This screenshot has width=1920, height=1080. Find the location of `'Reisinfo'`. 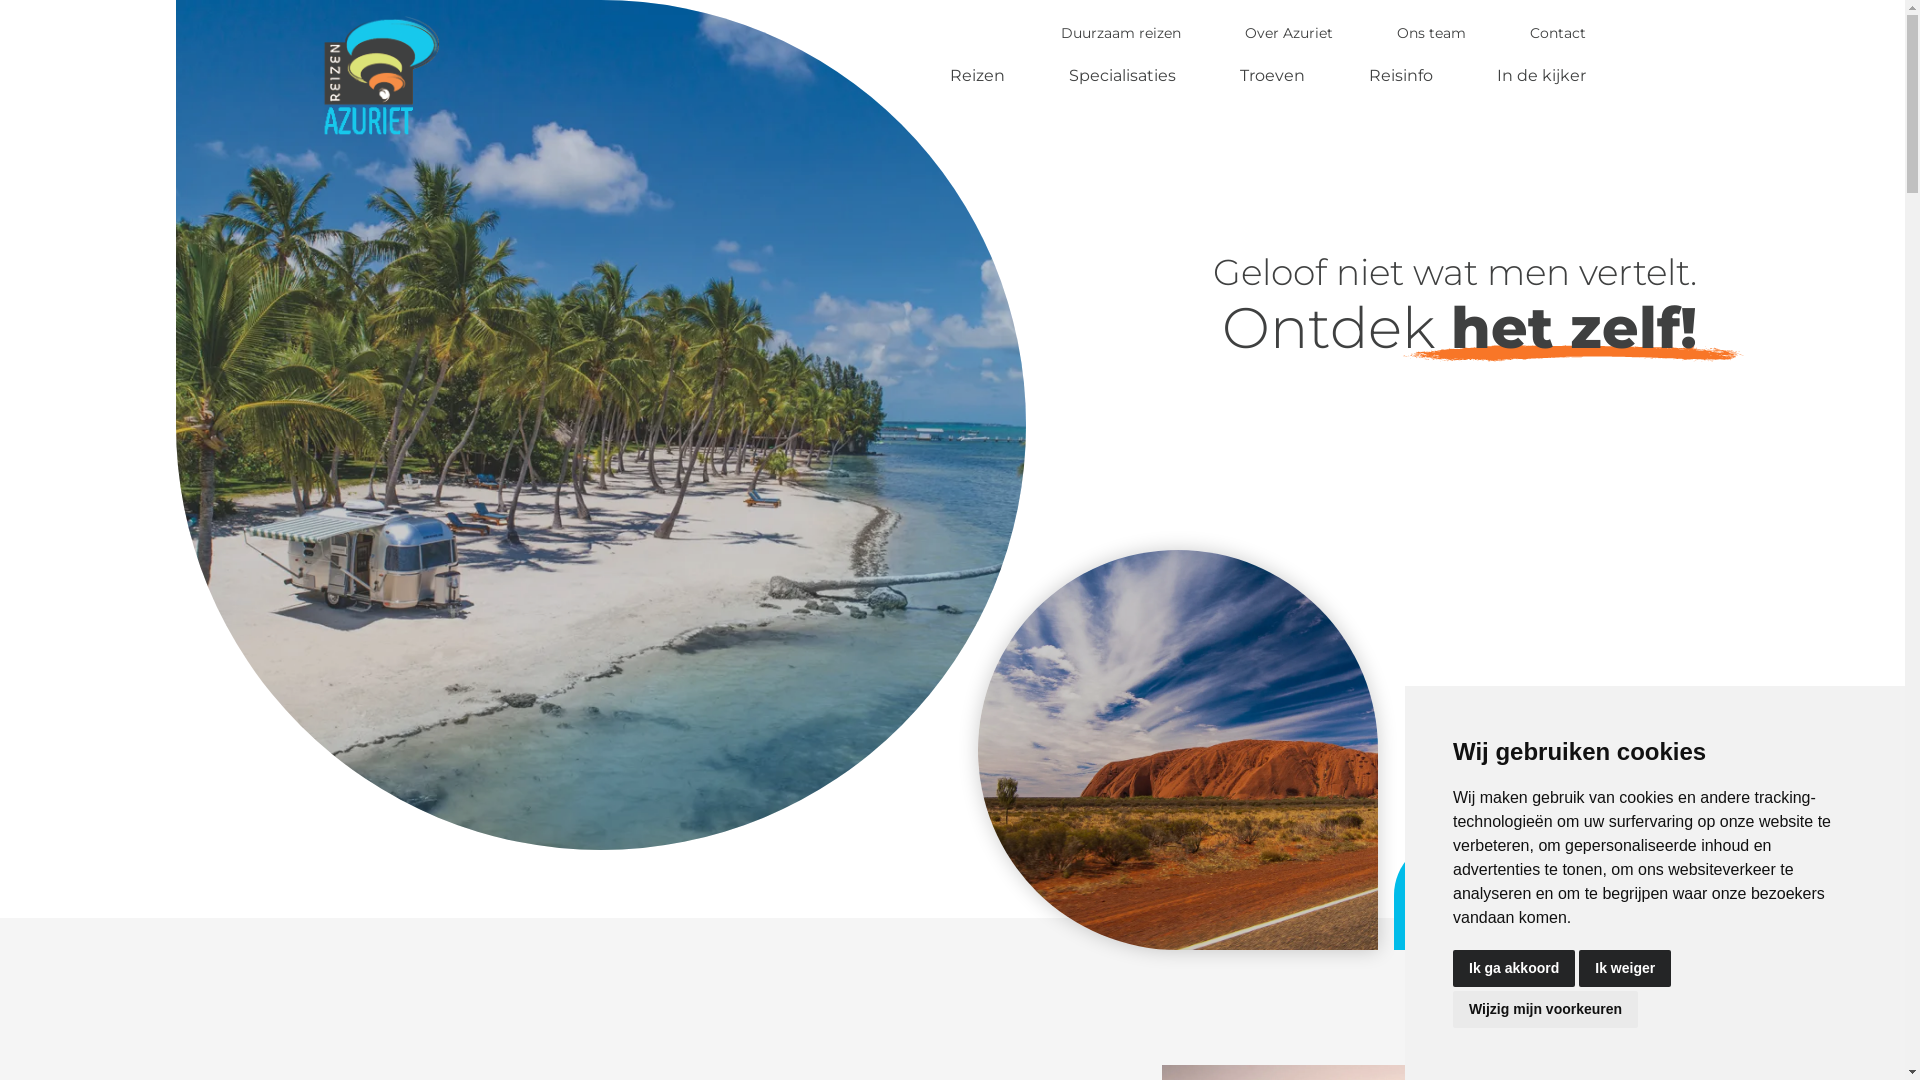

'Reisinfo' is located at coordinates (1400, 74).